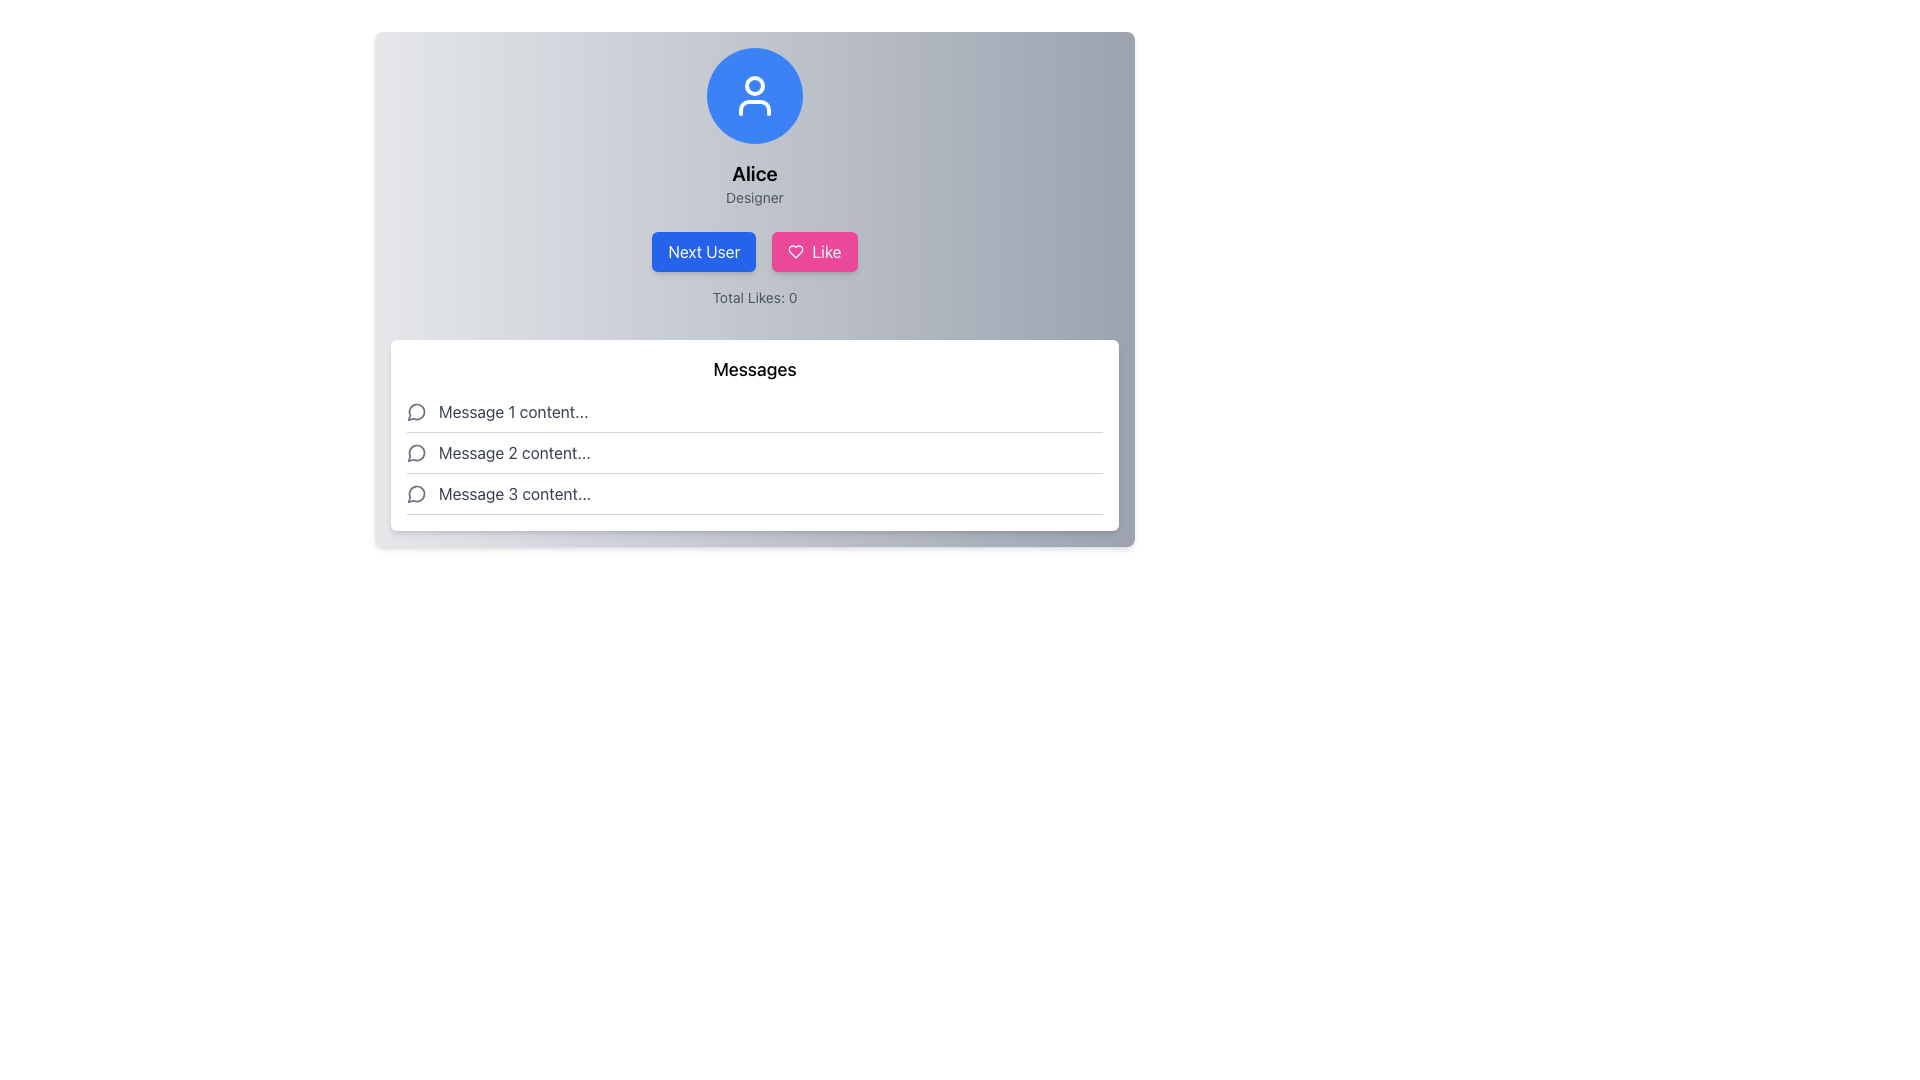 The width and height of the screenshot is (1920, 1080). What do you see at coordinates (704, 250) in the screenshot?
I see `the 'Next User' button, which is a blue button with white text and rounded corners, positioned to the left of a pink 'Like' button` at bounding box center [704, 250].